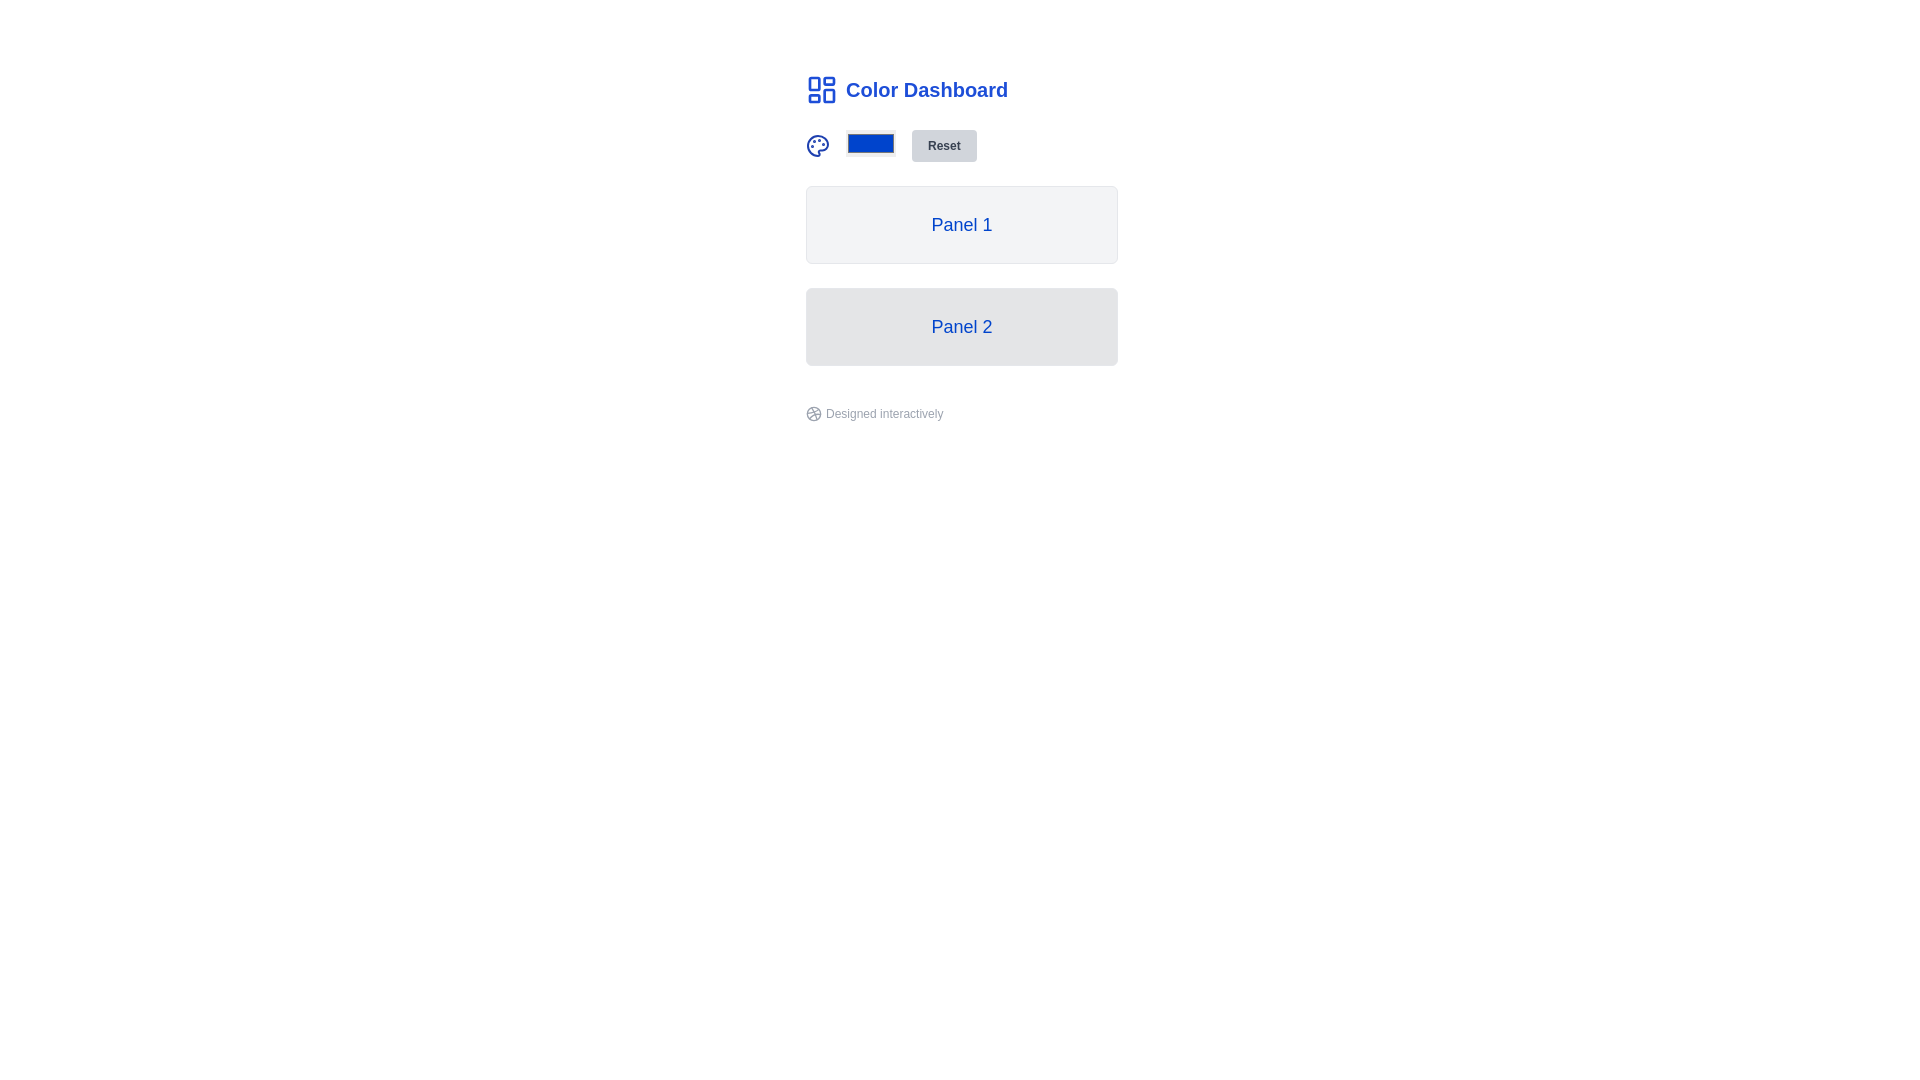 The width and height of the screenshot is (1920, 1080). Describe the element at coordinates (961, 224) in the screenshot. I see `the rectangular panel with rounded corners and light gray background labeled 'Panel 1'` at that location.